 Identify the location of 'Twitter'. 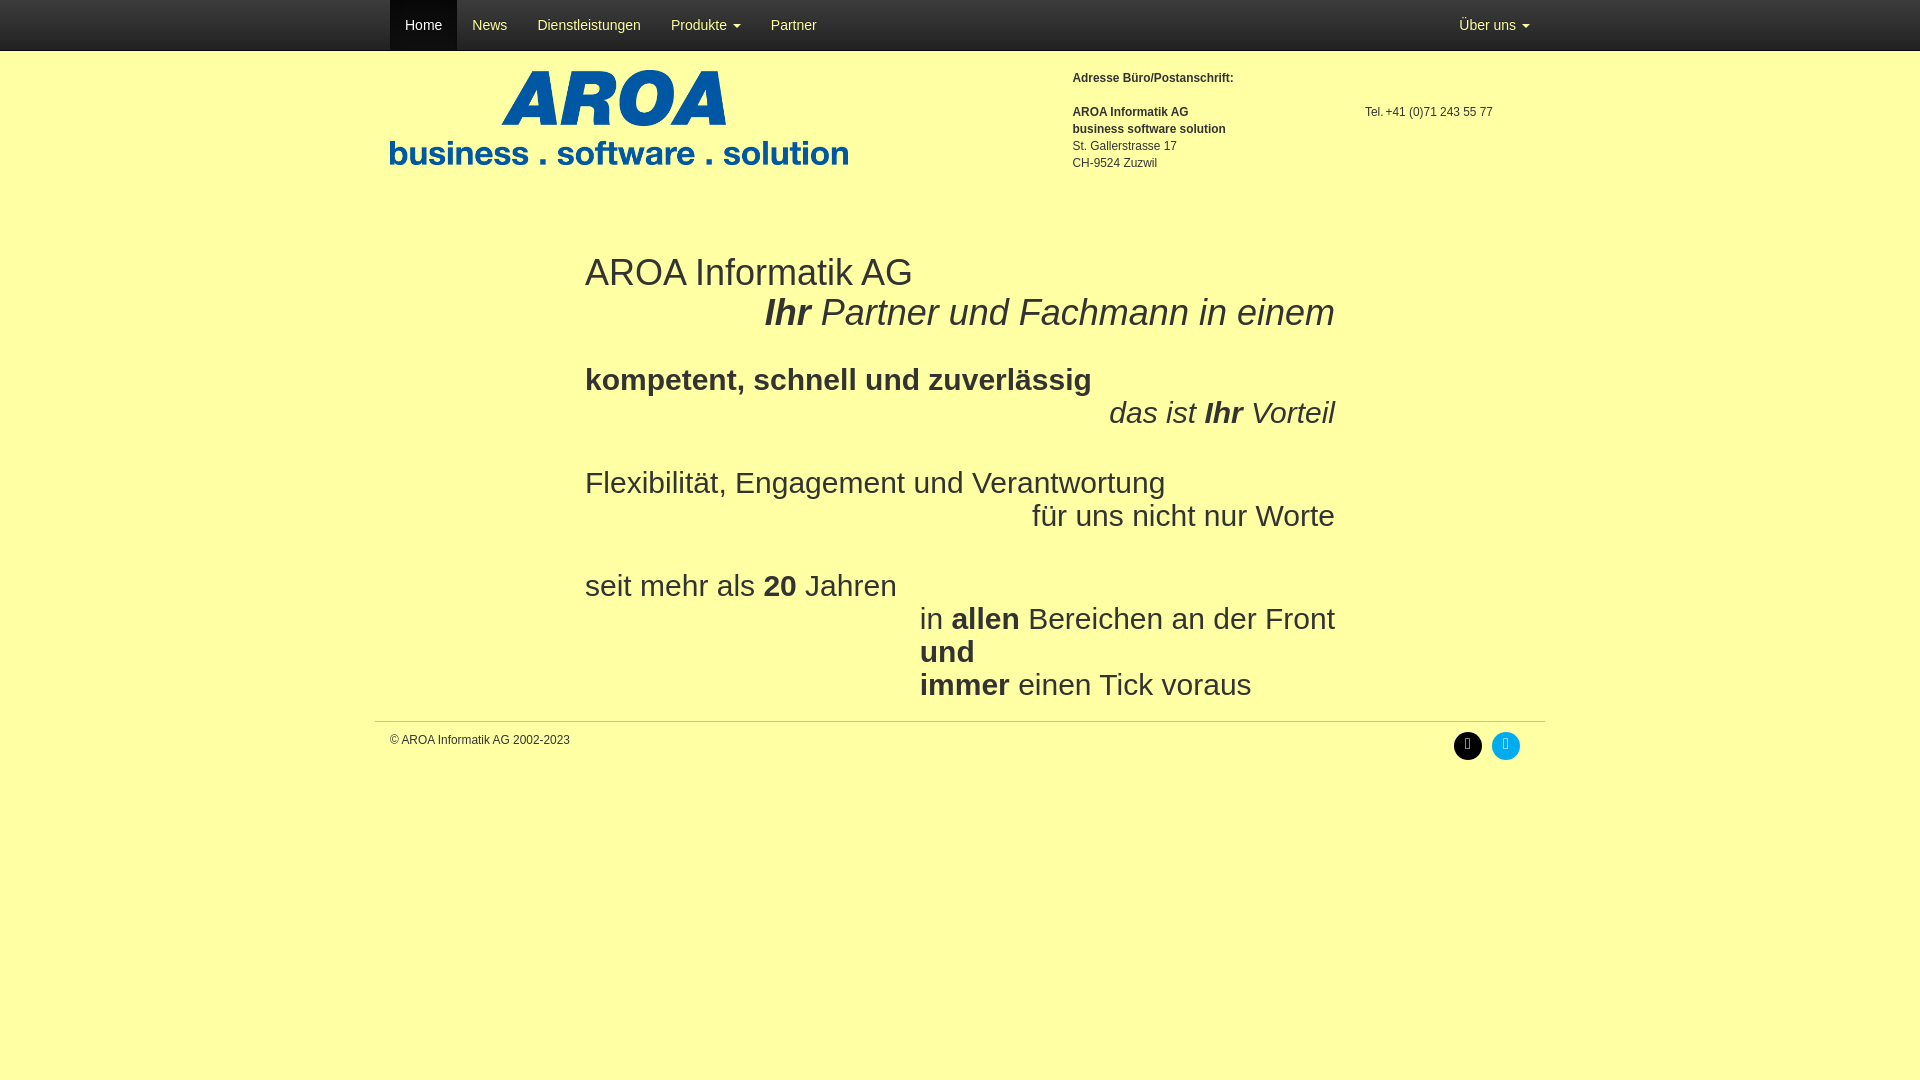
(1511, 744).